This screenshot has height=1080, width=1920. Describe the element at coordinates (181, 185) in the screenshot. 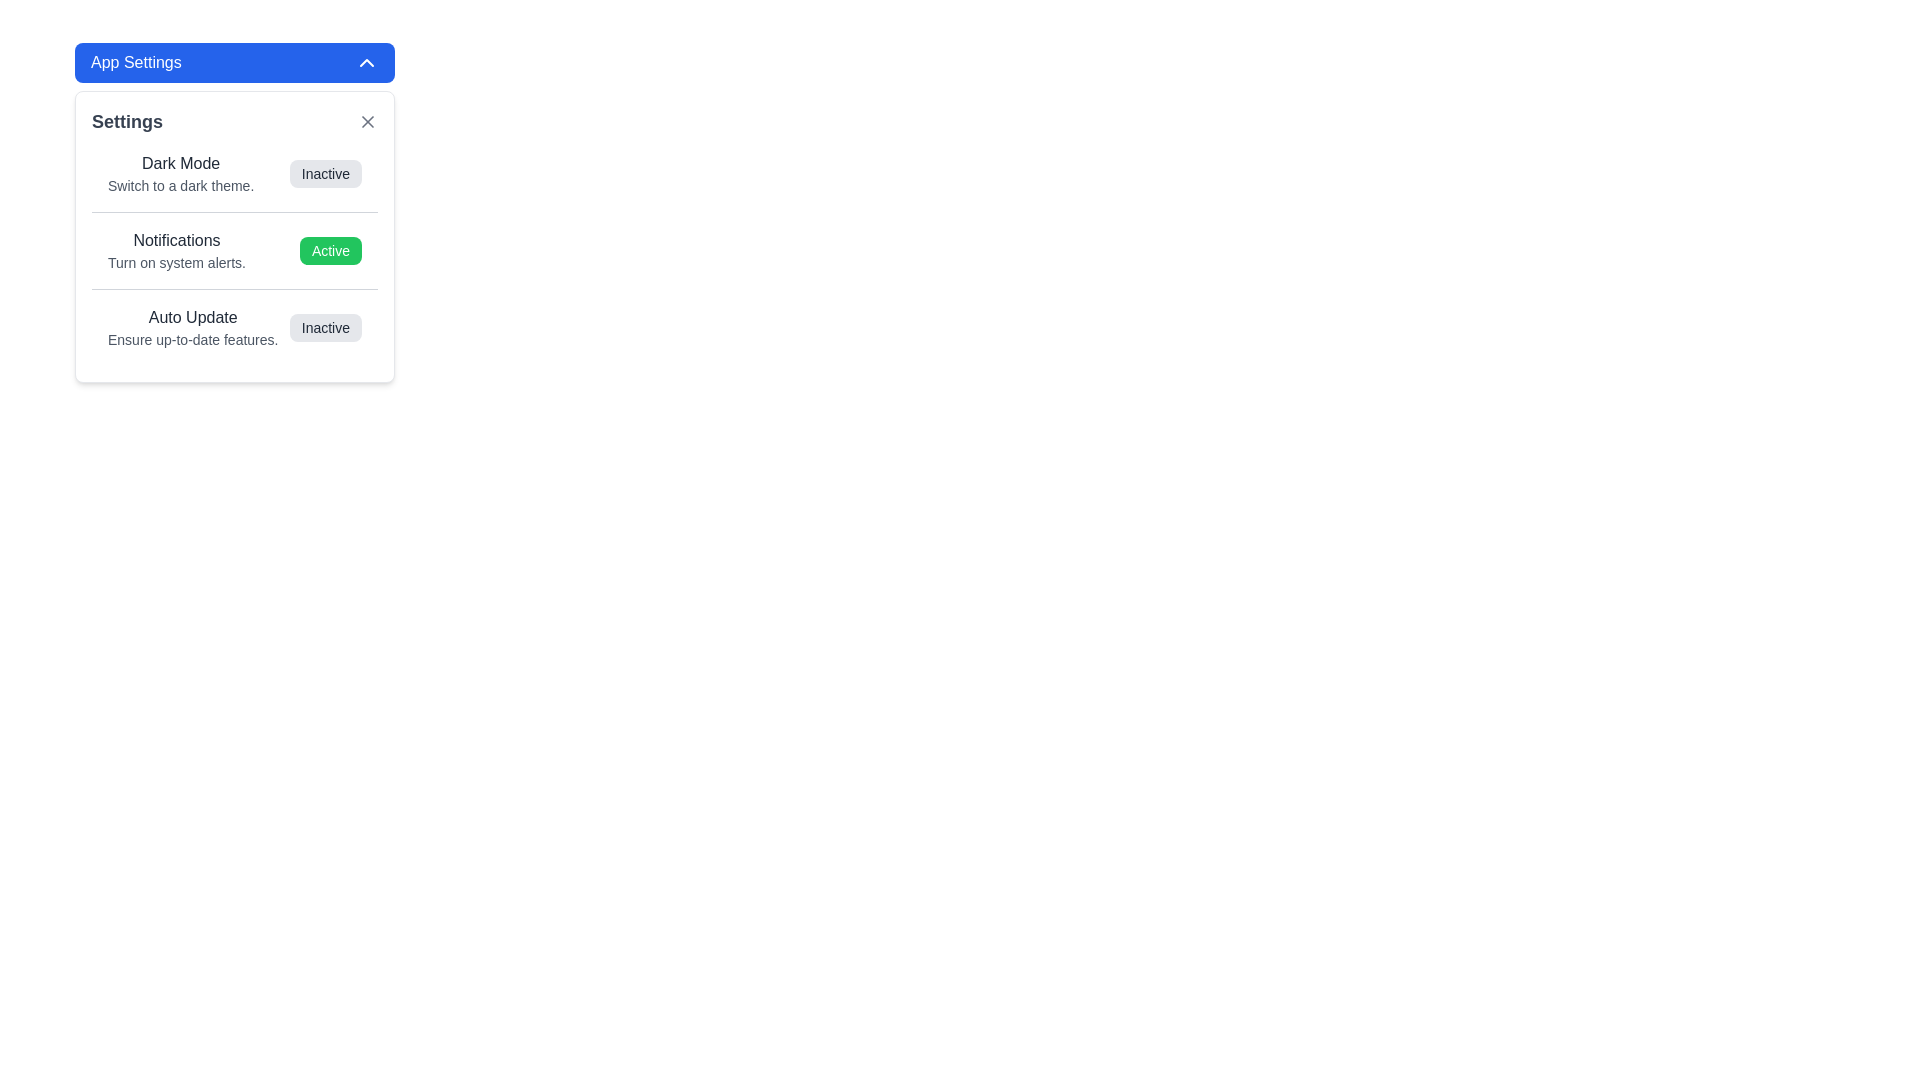

I see `the explanatory text label for the 'Dark Mode' feature, which is positioned below the 'Dark Mode' text in the 'Settings' panel` at that location.